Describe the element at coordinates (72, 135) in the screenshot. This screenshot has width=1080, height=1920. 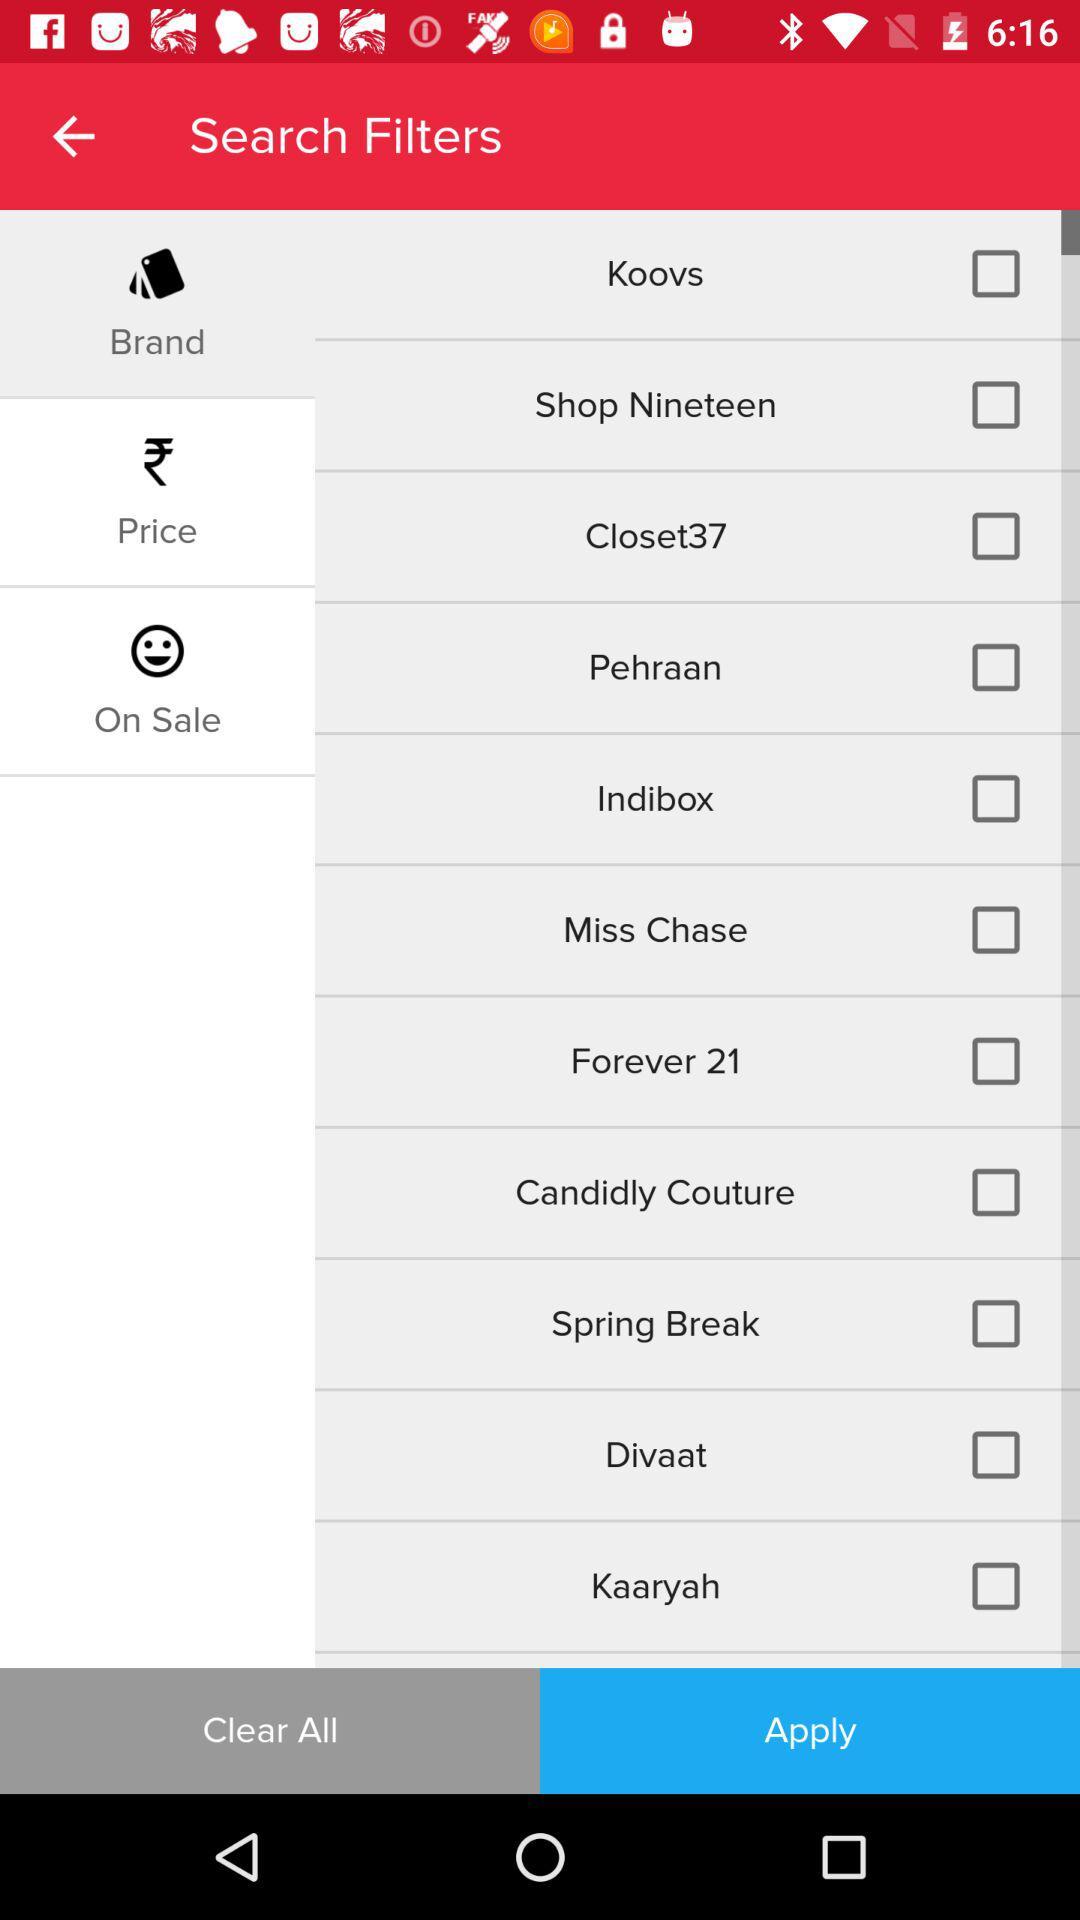
I see `the item to the left of search filters item` at that location.